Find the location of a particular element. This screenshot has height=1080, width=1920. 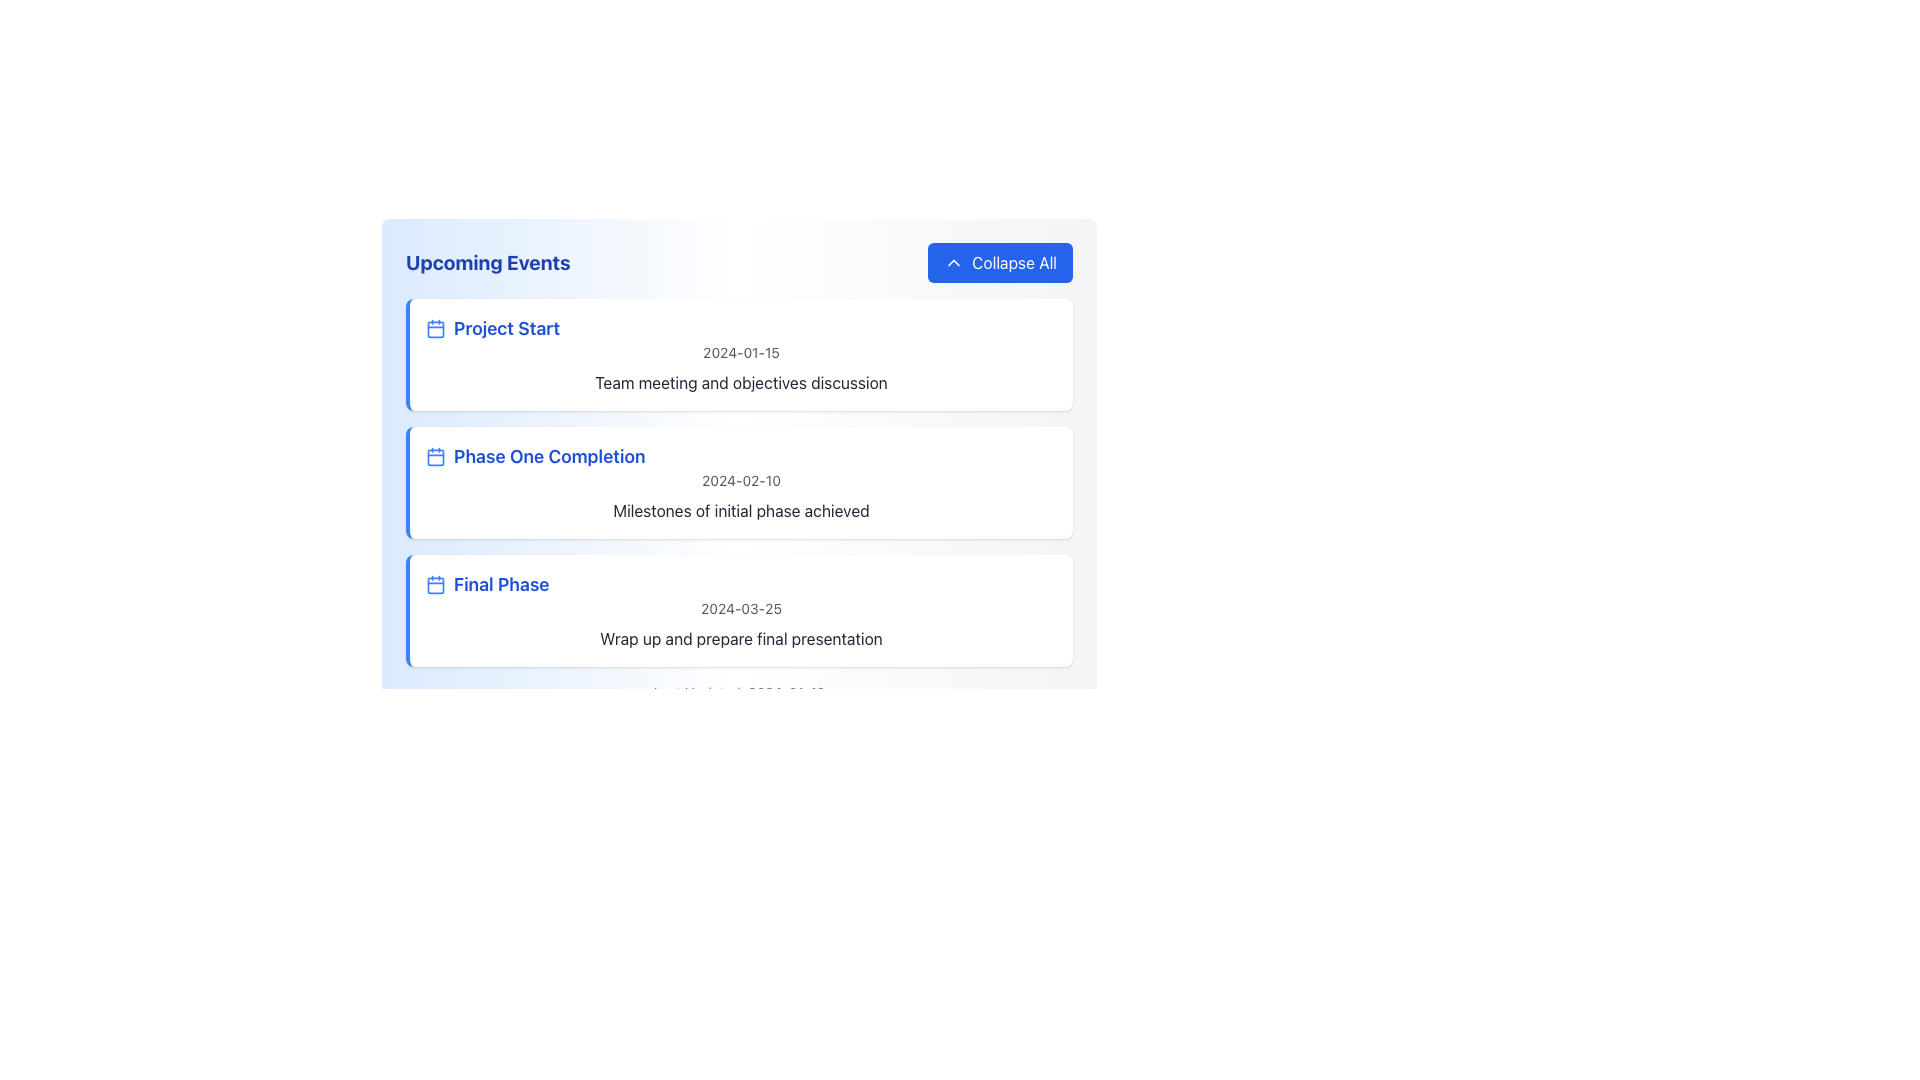

the Information card displaying project details, which is the third item in the 'Upcoming Events' section is located at coordinates (738, 609).